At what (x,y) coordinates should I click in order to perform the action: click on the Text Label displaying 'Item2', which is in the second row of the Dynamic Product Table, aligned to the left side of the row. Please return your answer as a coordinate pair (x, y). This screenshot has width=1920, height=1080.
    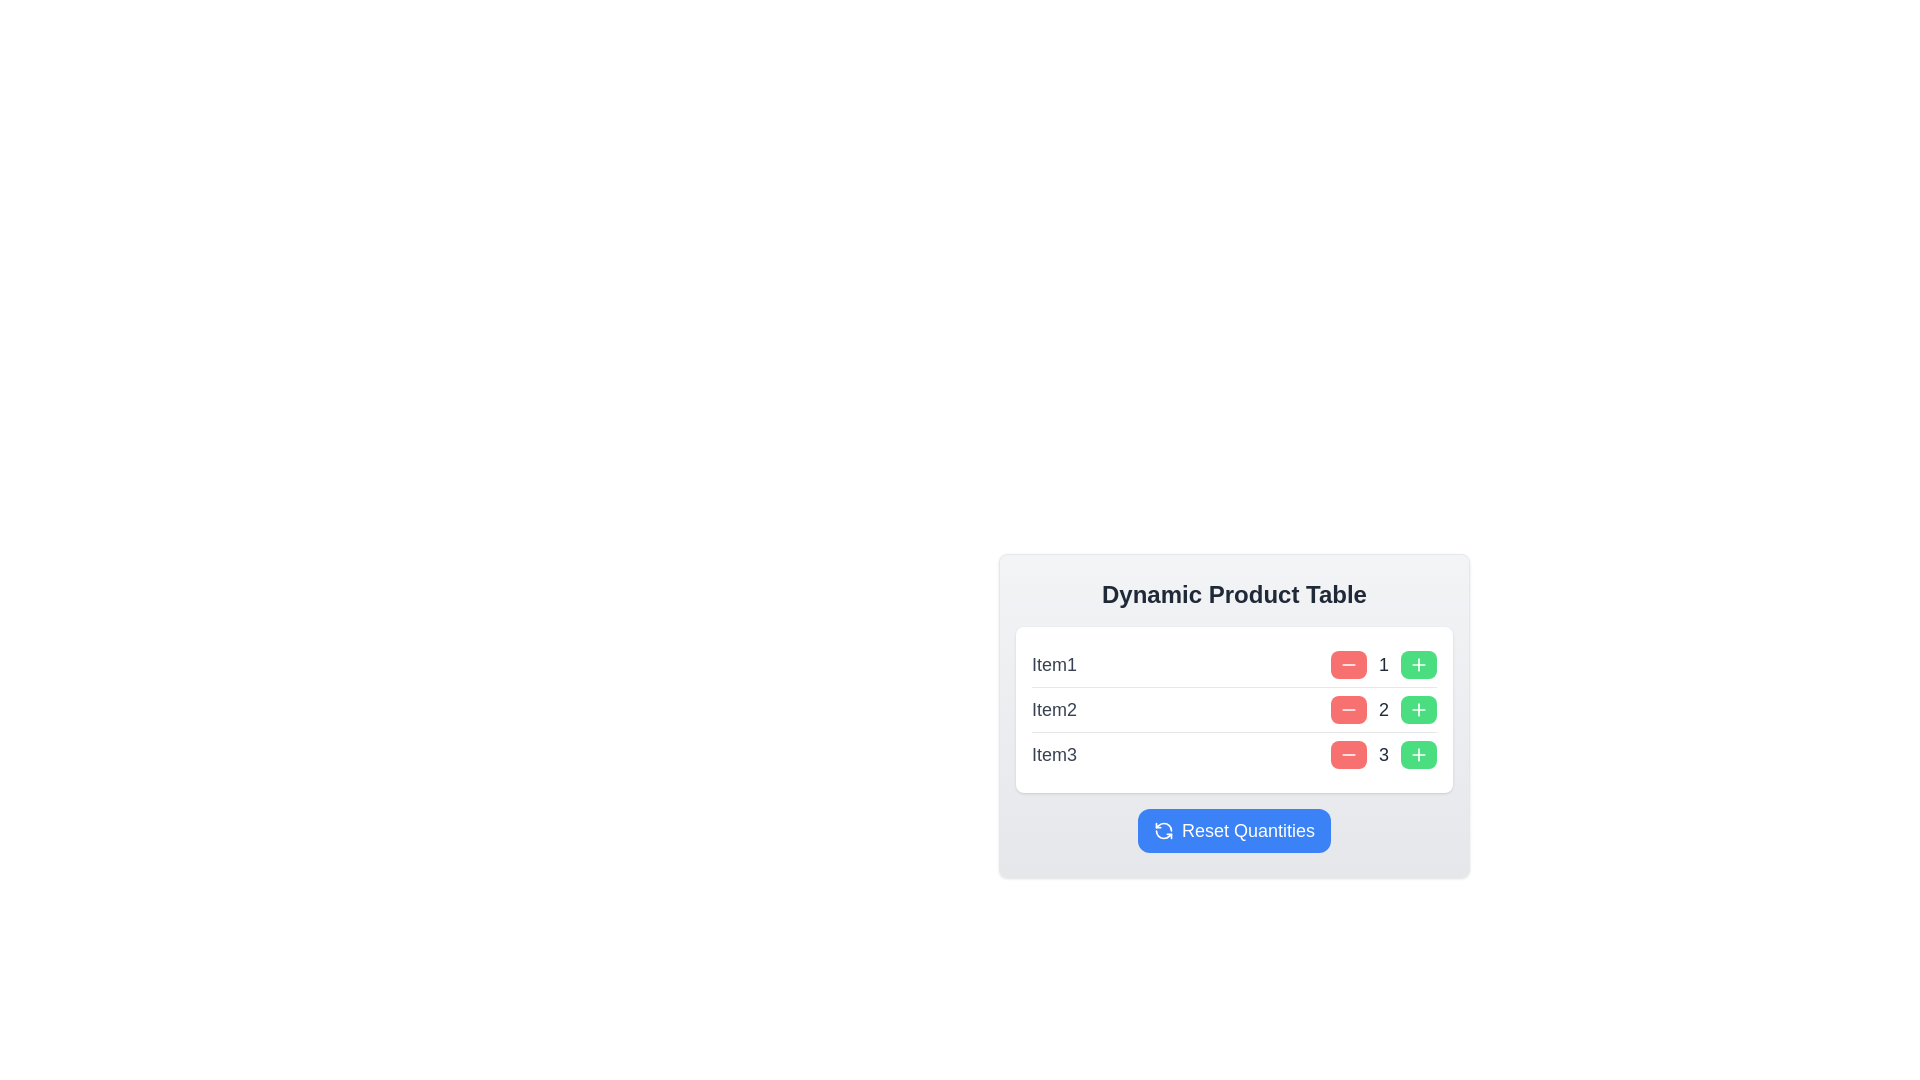
    Looking at the image, I should click on (1053, 708).